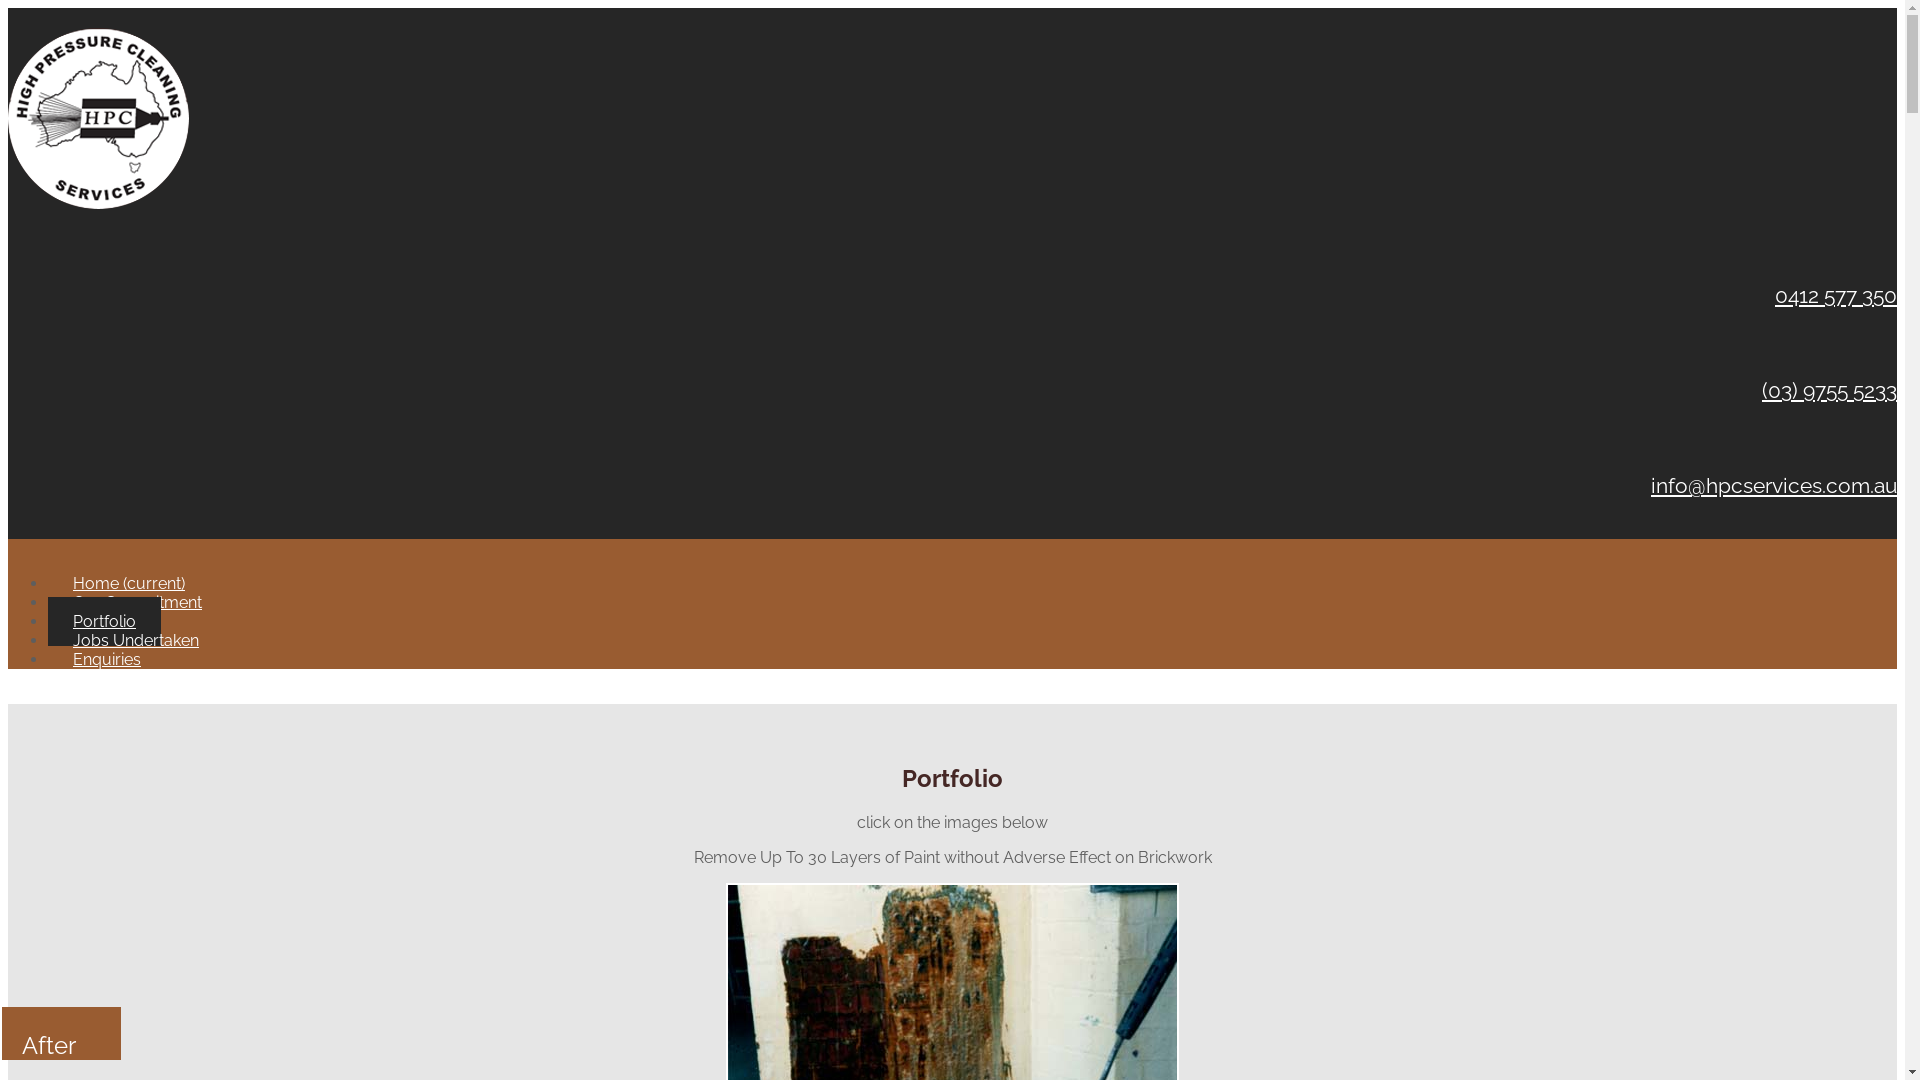  What do you see at coordinates (128, 583) in the screenshot?
I see `'Home (current)'` at bounding box center [128, 583].